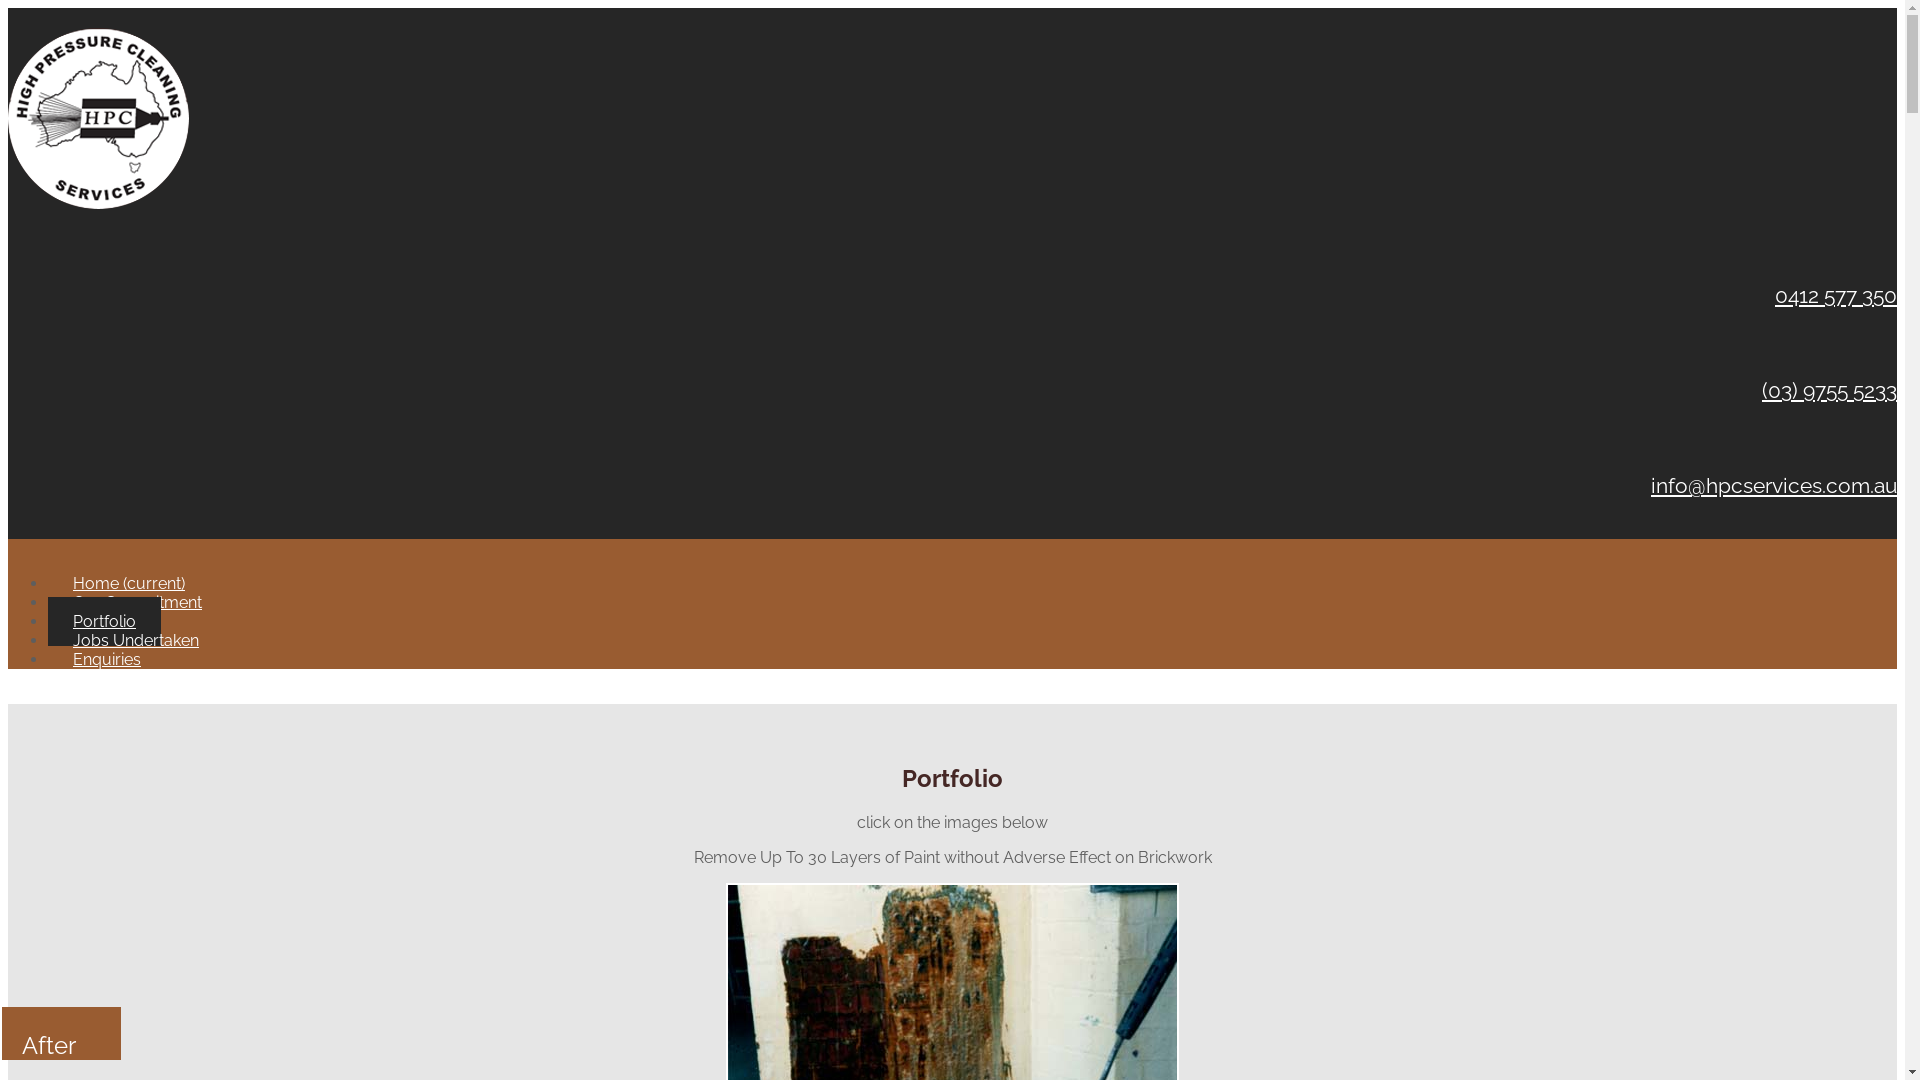  What do you see at coordinates (128, 583) in the screenshot?
I see `'Home (current)'` at bounding box center [128, 583].